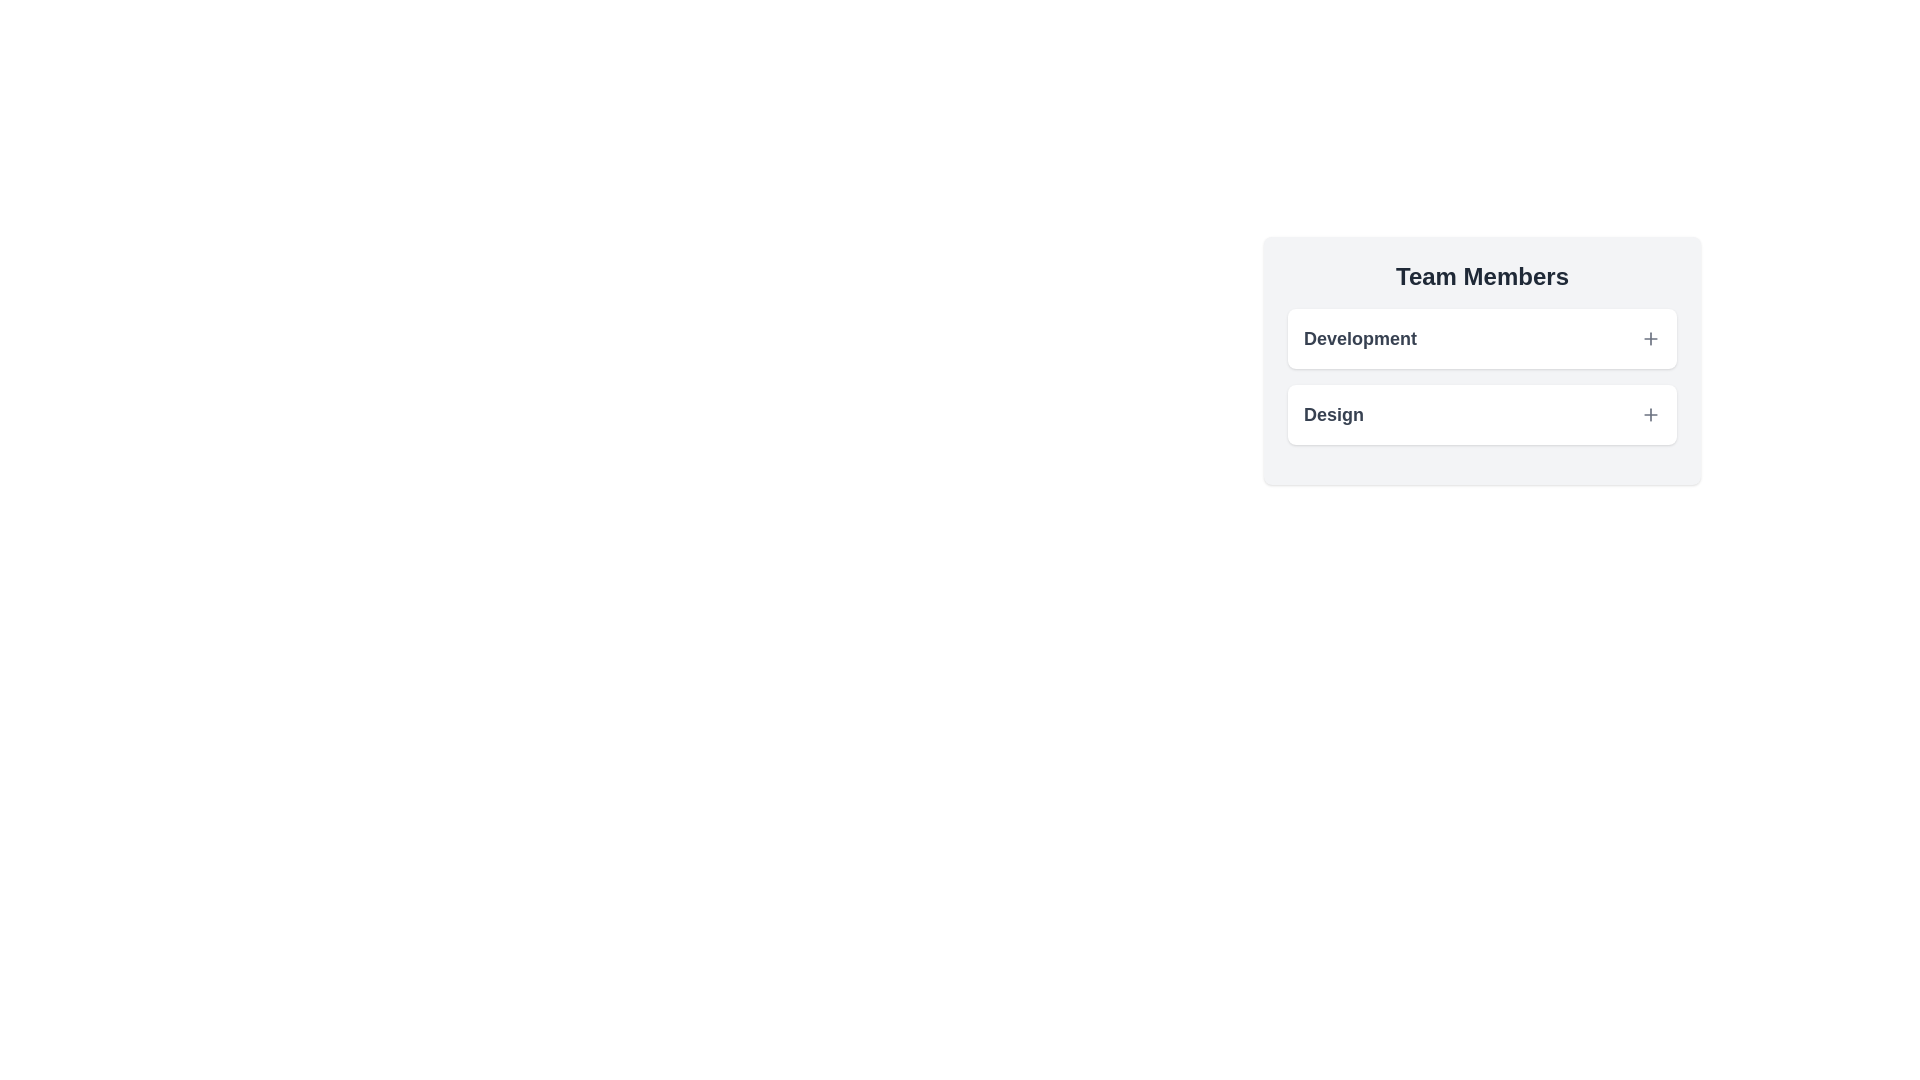  I want to click on the expand/collapse icon for the team named Development, so click(1651, 338).